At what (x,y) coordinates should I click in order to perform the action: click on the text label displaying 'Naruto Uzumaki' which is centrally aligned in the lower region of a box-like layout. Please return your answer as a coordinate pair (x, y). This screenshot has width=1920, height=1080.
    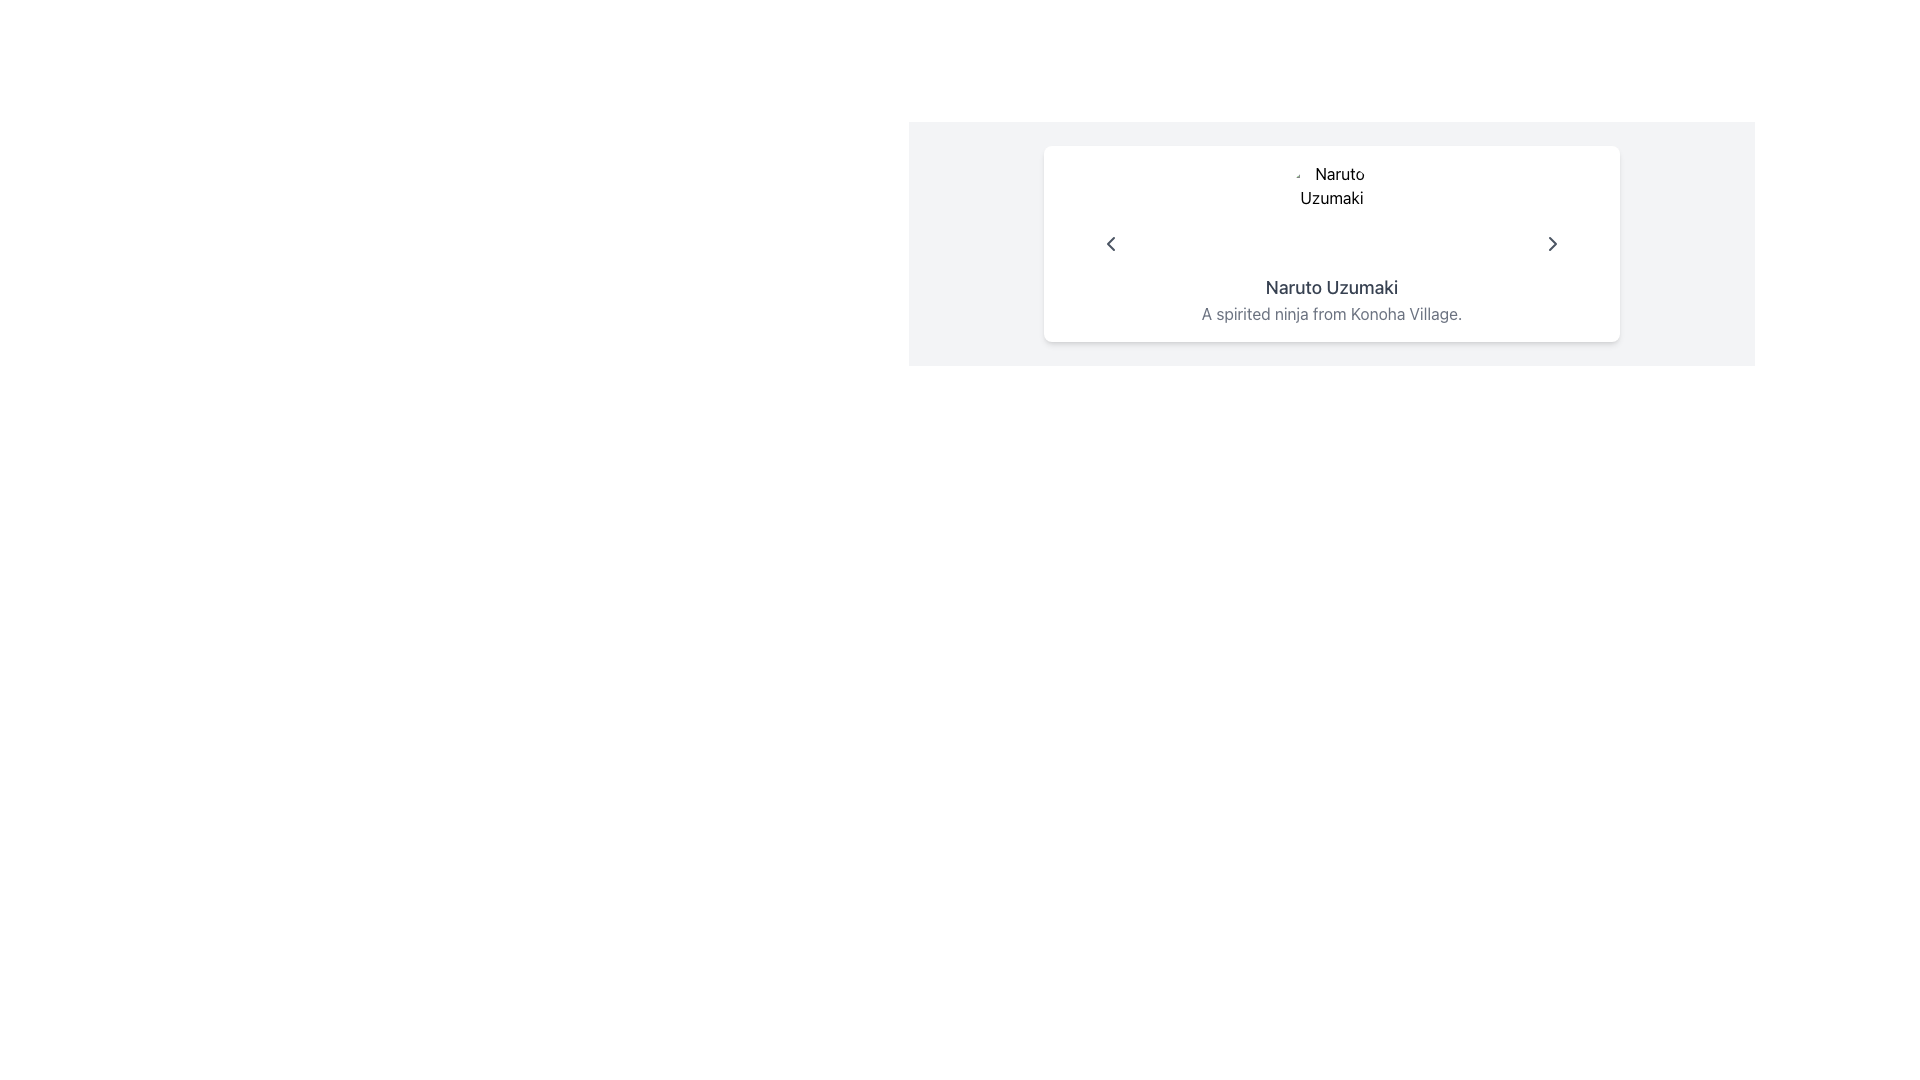
    Looking at the image, I should click on (1331, 288).